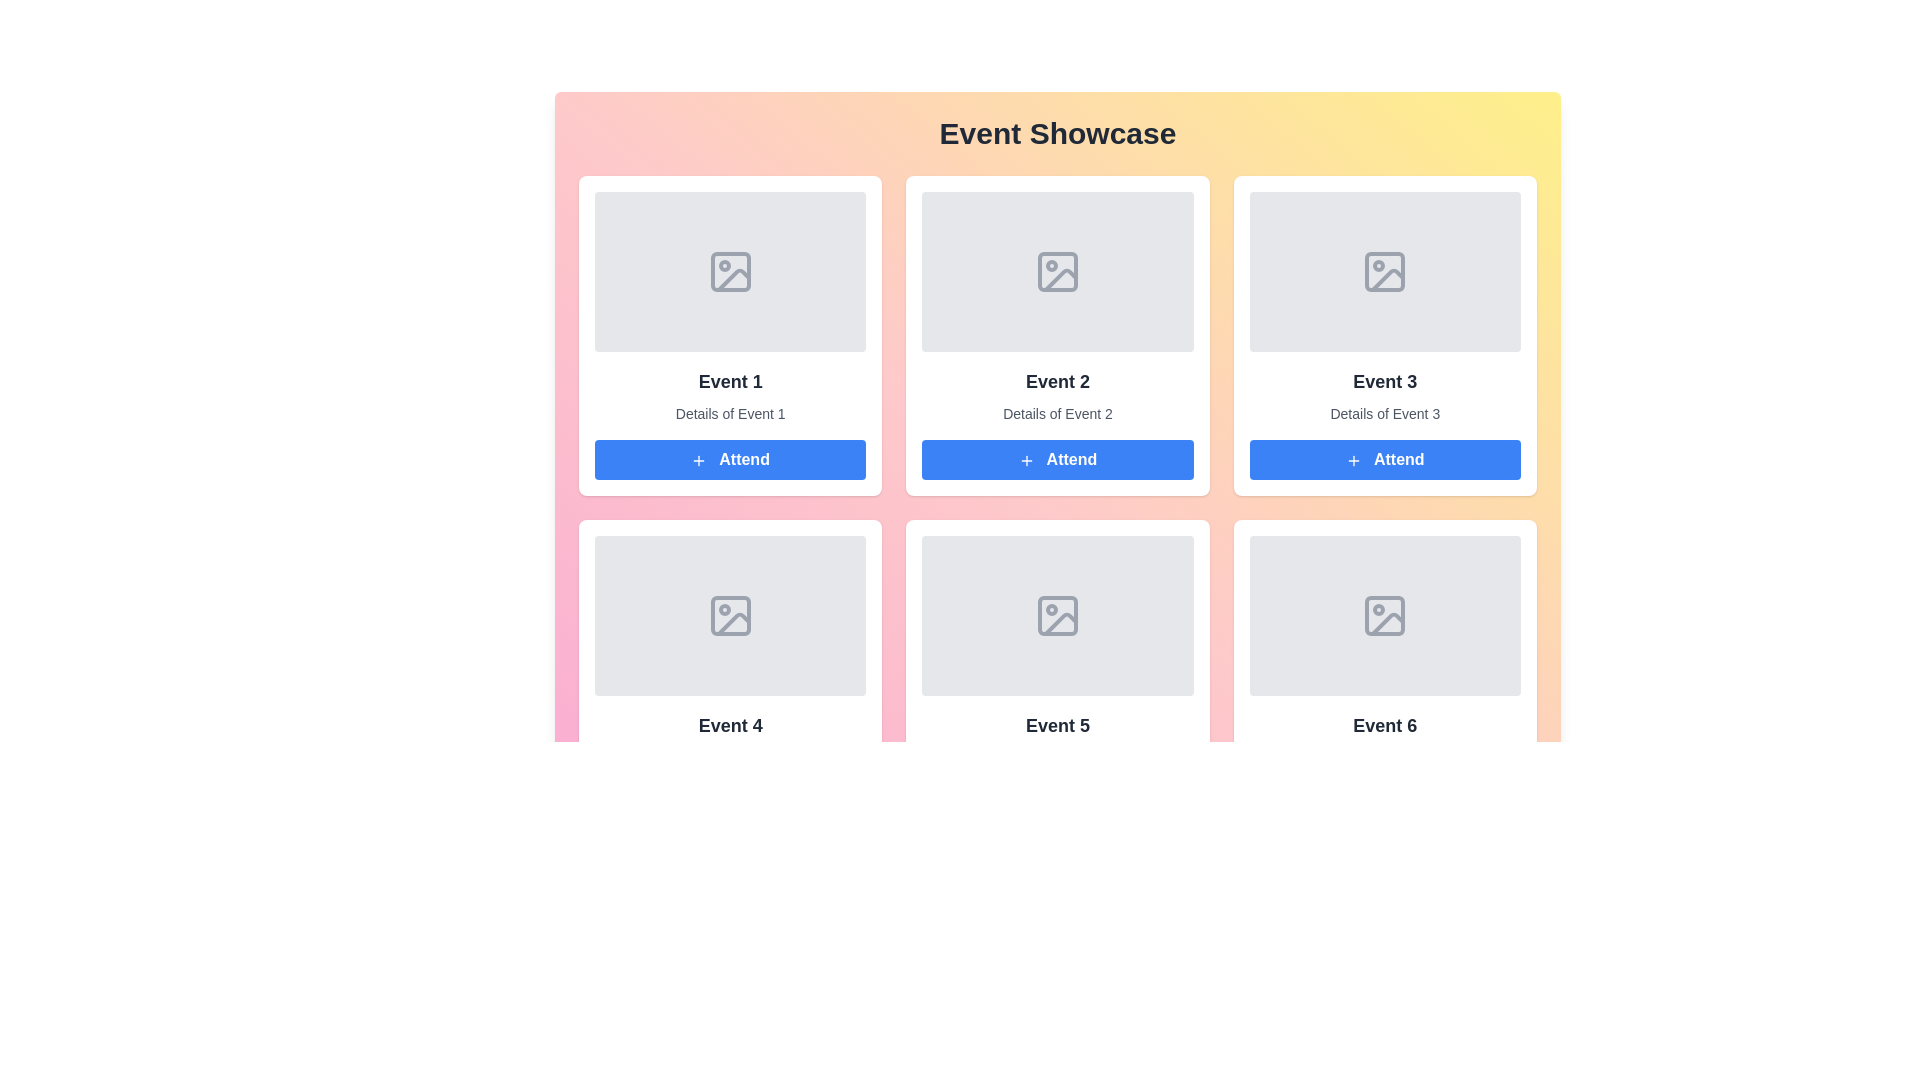 The width and height of the screenshot is (1920, 1080). What do you see at coordinates (1353, 460) in the screenshot?
I see `the icon within the 'Attend' button for 'Event 3' located in the top-right corner of the event showcase grid layout` at bounding box center [1353, 460].